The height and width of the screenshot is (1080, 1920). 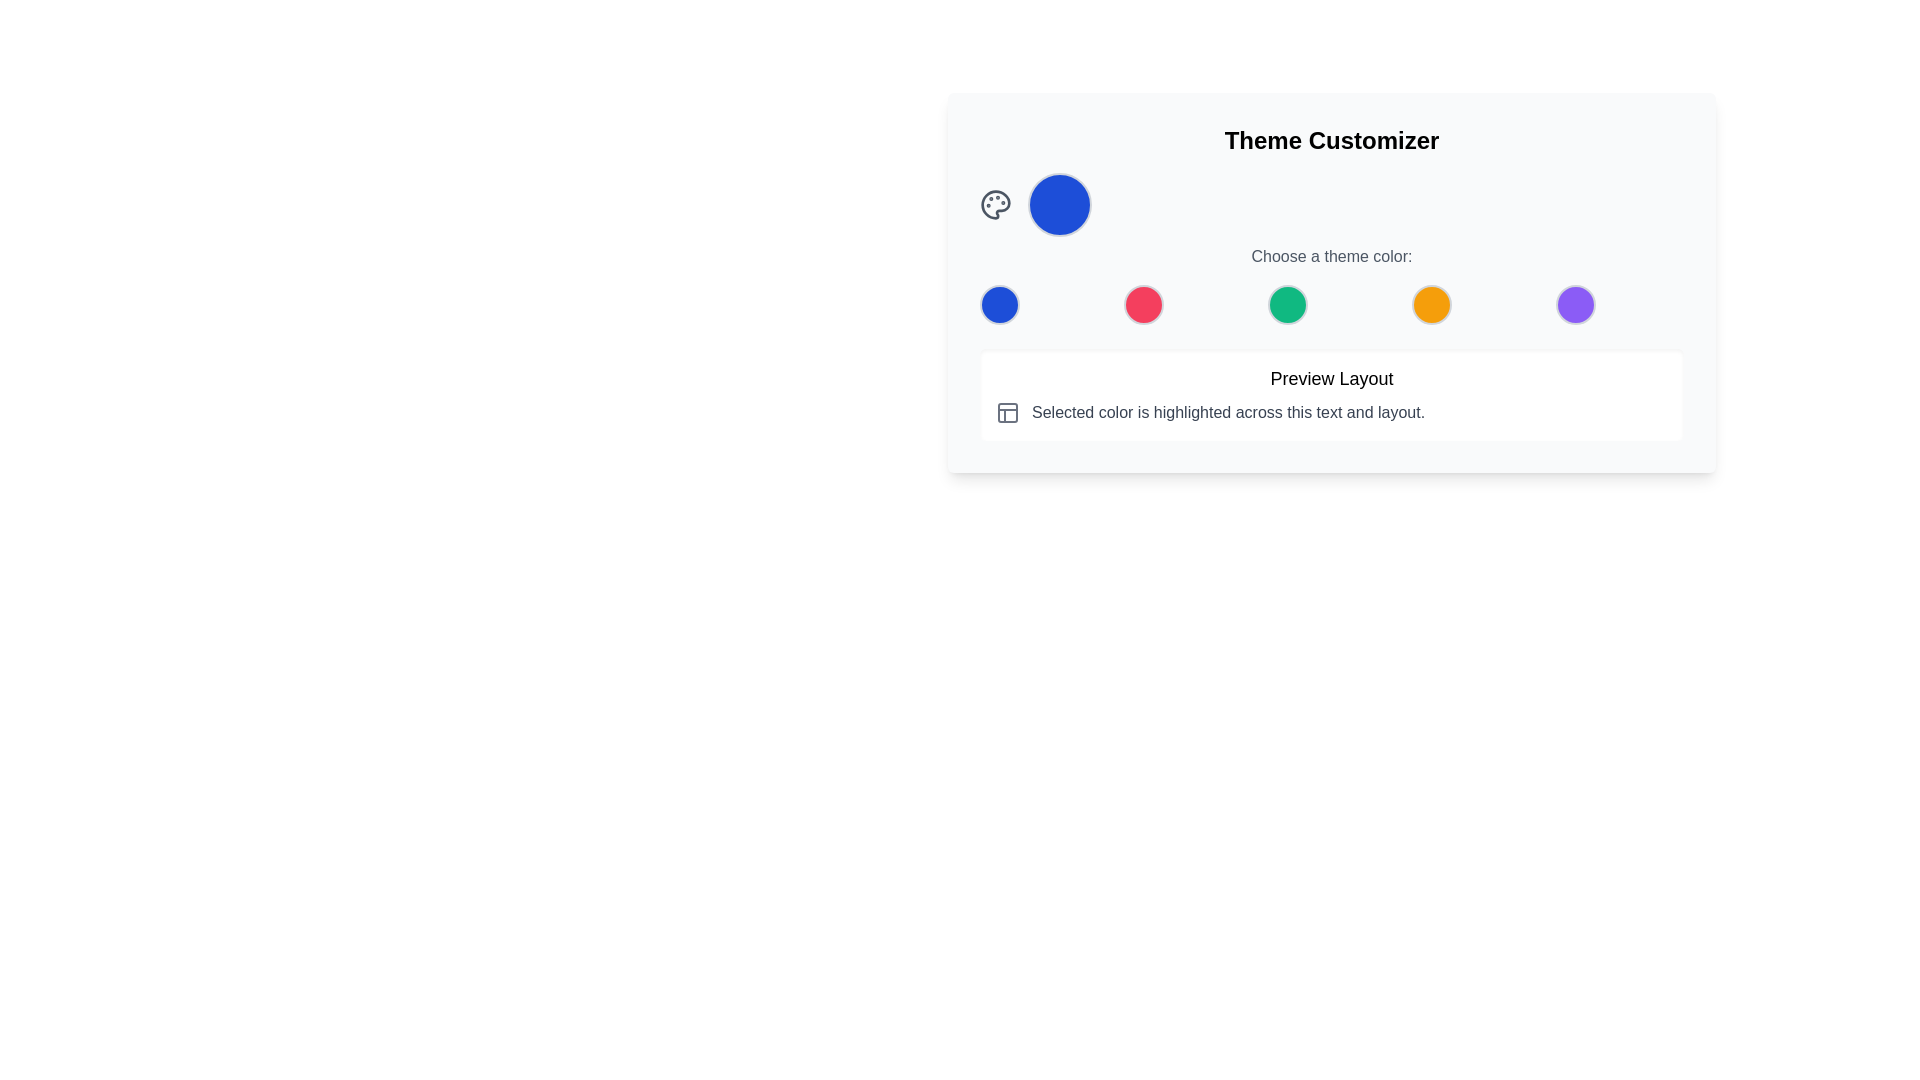 I want to click on the circular color palette icon that represents color customization, located at the top-left area of the interface, so click(x=995, y=204).